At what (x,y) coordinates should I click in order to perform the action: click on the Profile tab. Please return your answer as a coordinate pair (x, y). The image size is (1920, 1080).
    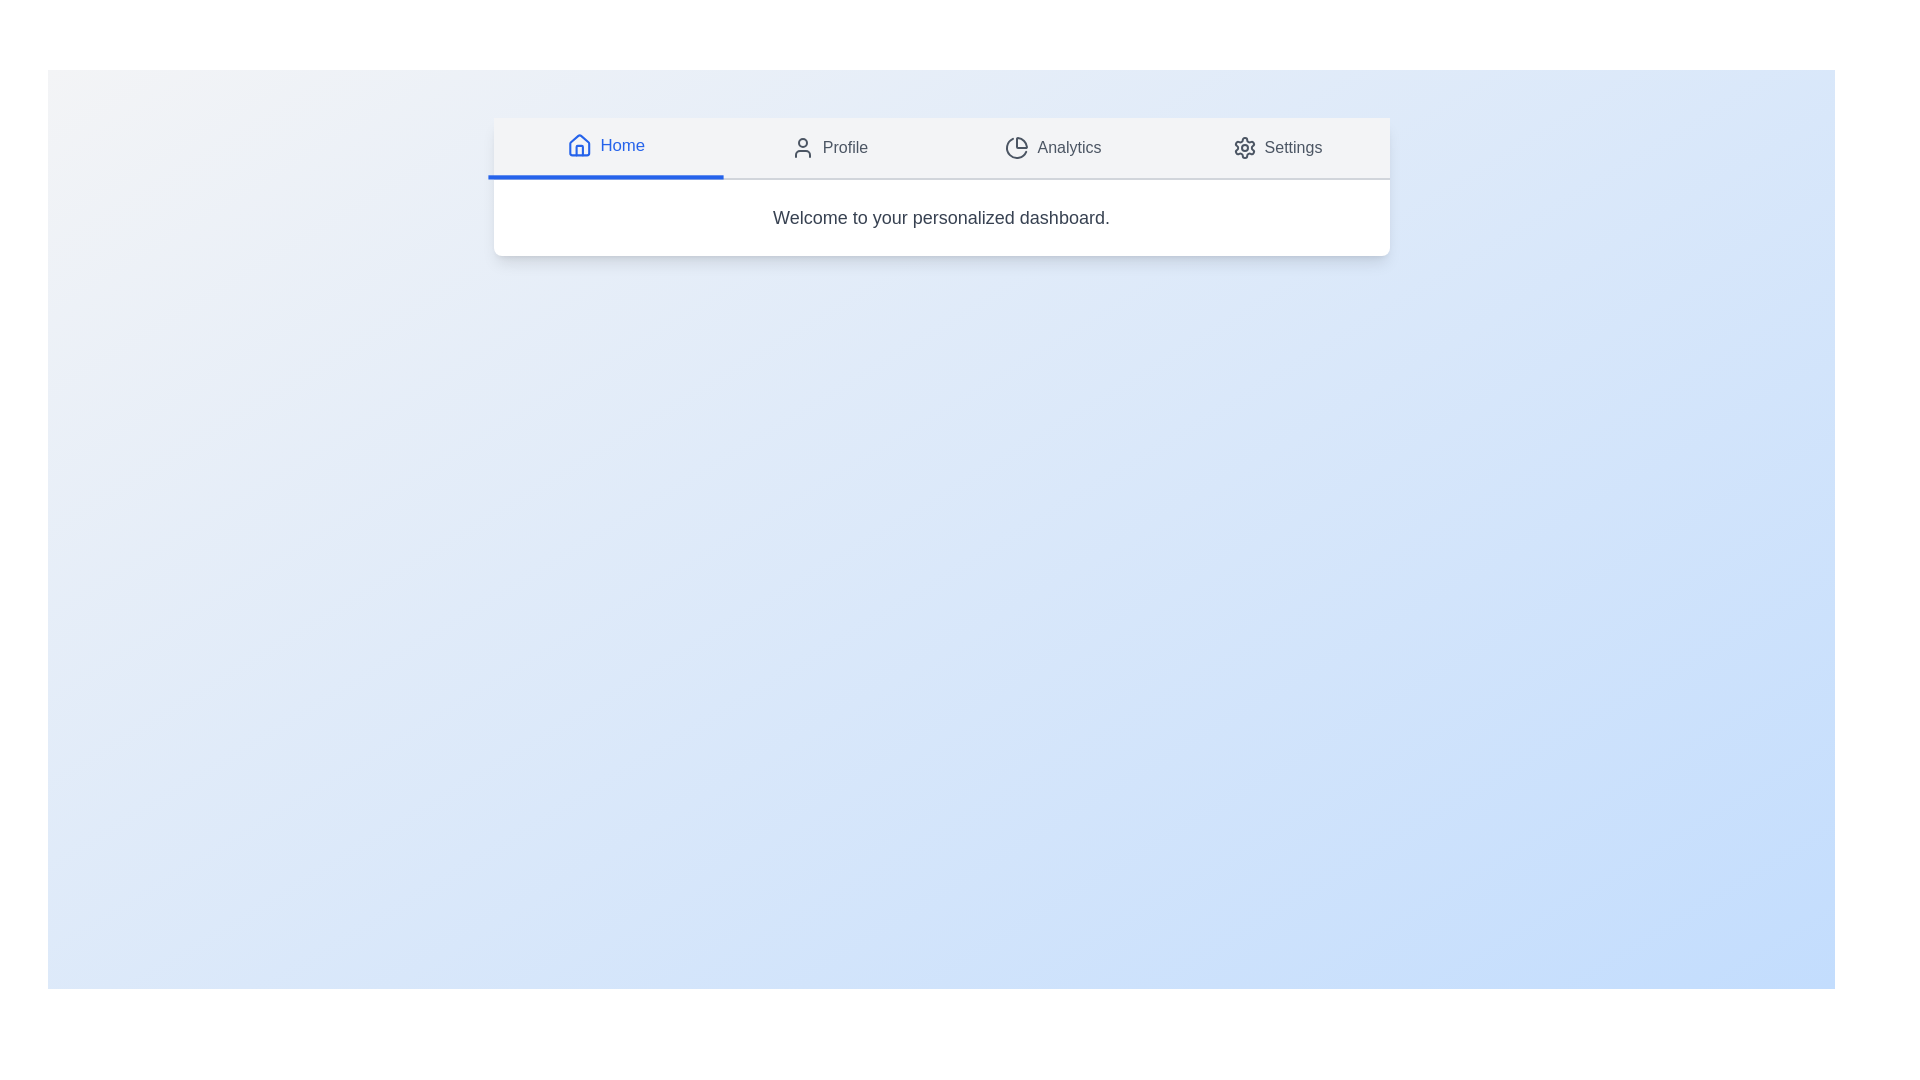
    Looking at the image, I should click on (829, 146).